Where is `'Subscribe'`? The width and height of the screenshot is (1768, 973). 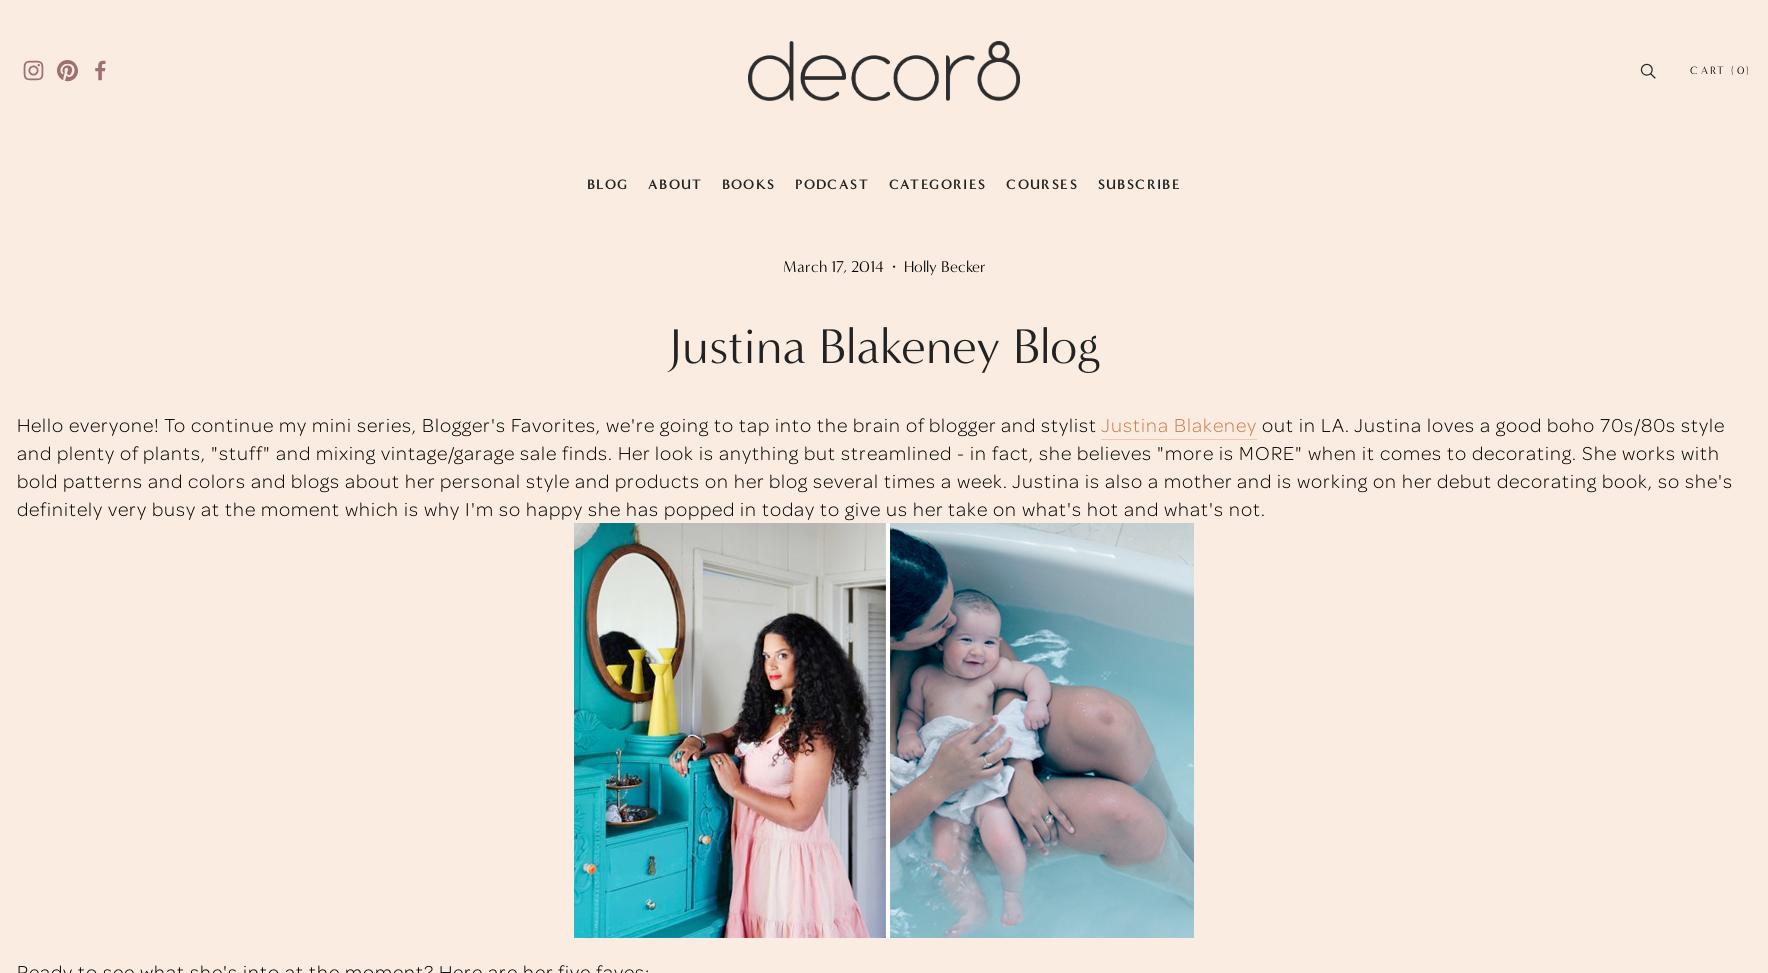
'Subscribe' is located at coordinates (1138, 183).